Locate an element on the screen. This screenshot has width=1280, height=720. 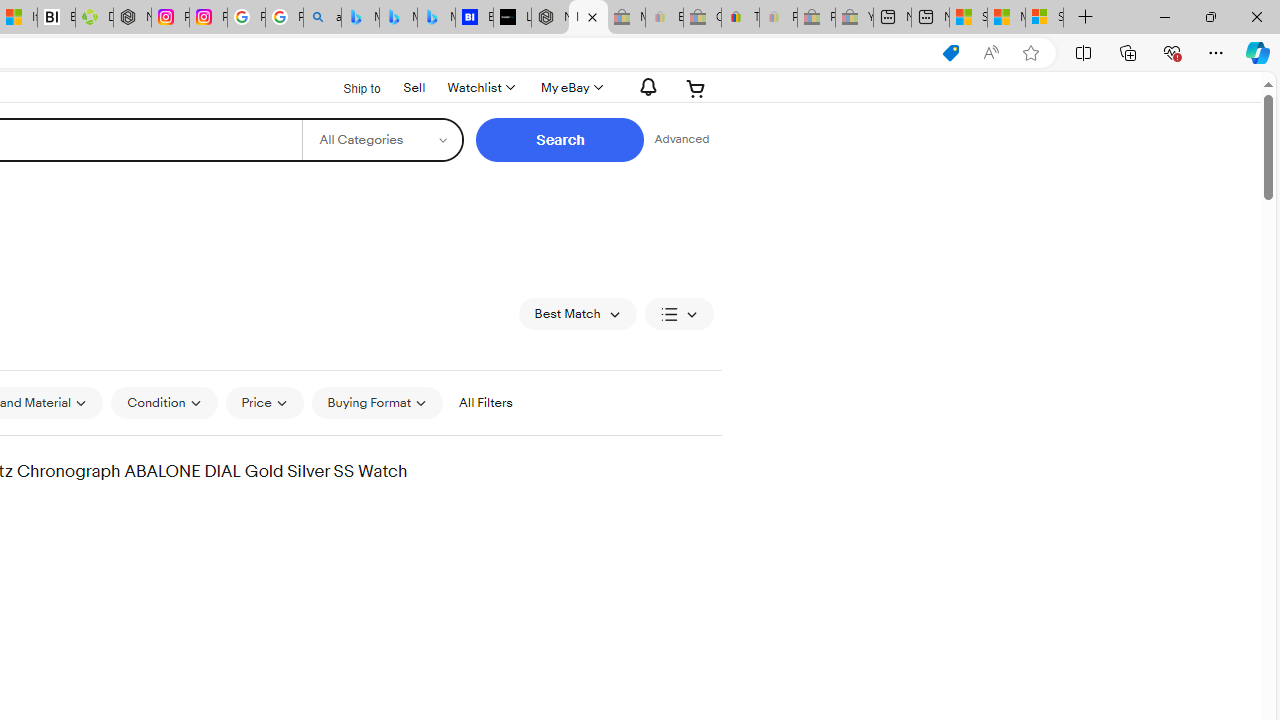
'All Filters' is located at coordinates (485, 402).